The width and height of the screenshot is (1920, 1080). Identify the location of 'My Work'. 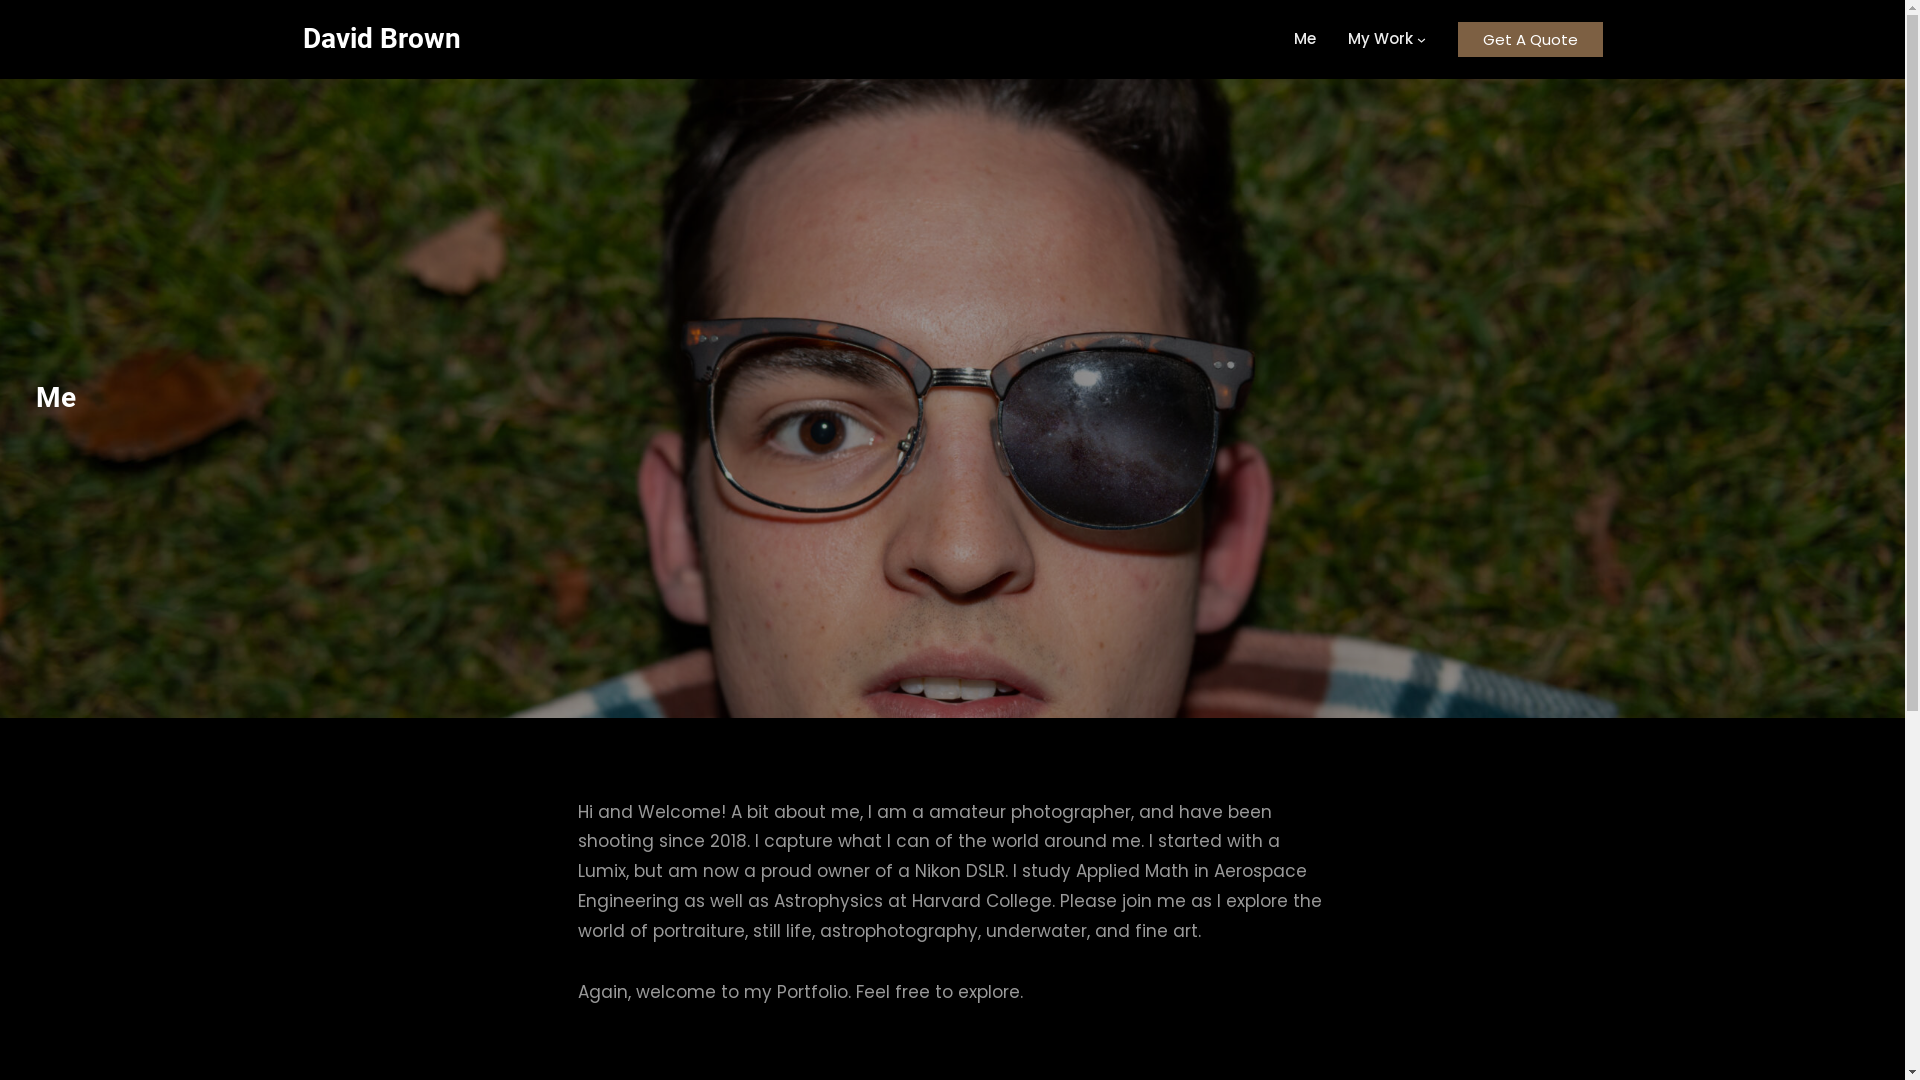
(1379, 38).